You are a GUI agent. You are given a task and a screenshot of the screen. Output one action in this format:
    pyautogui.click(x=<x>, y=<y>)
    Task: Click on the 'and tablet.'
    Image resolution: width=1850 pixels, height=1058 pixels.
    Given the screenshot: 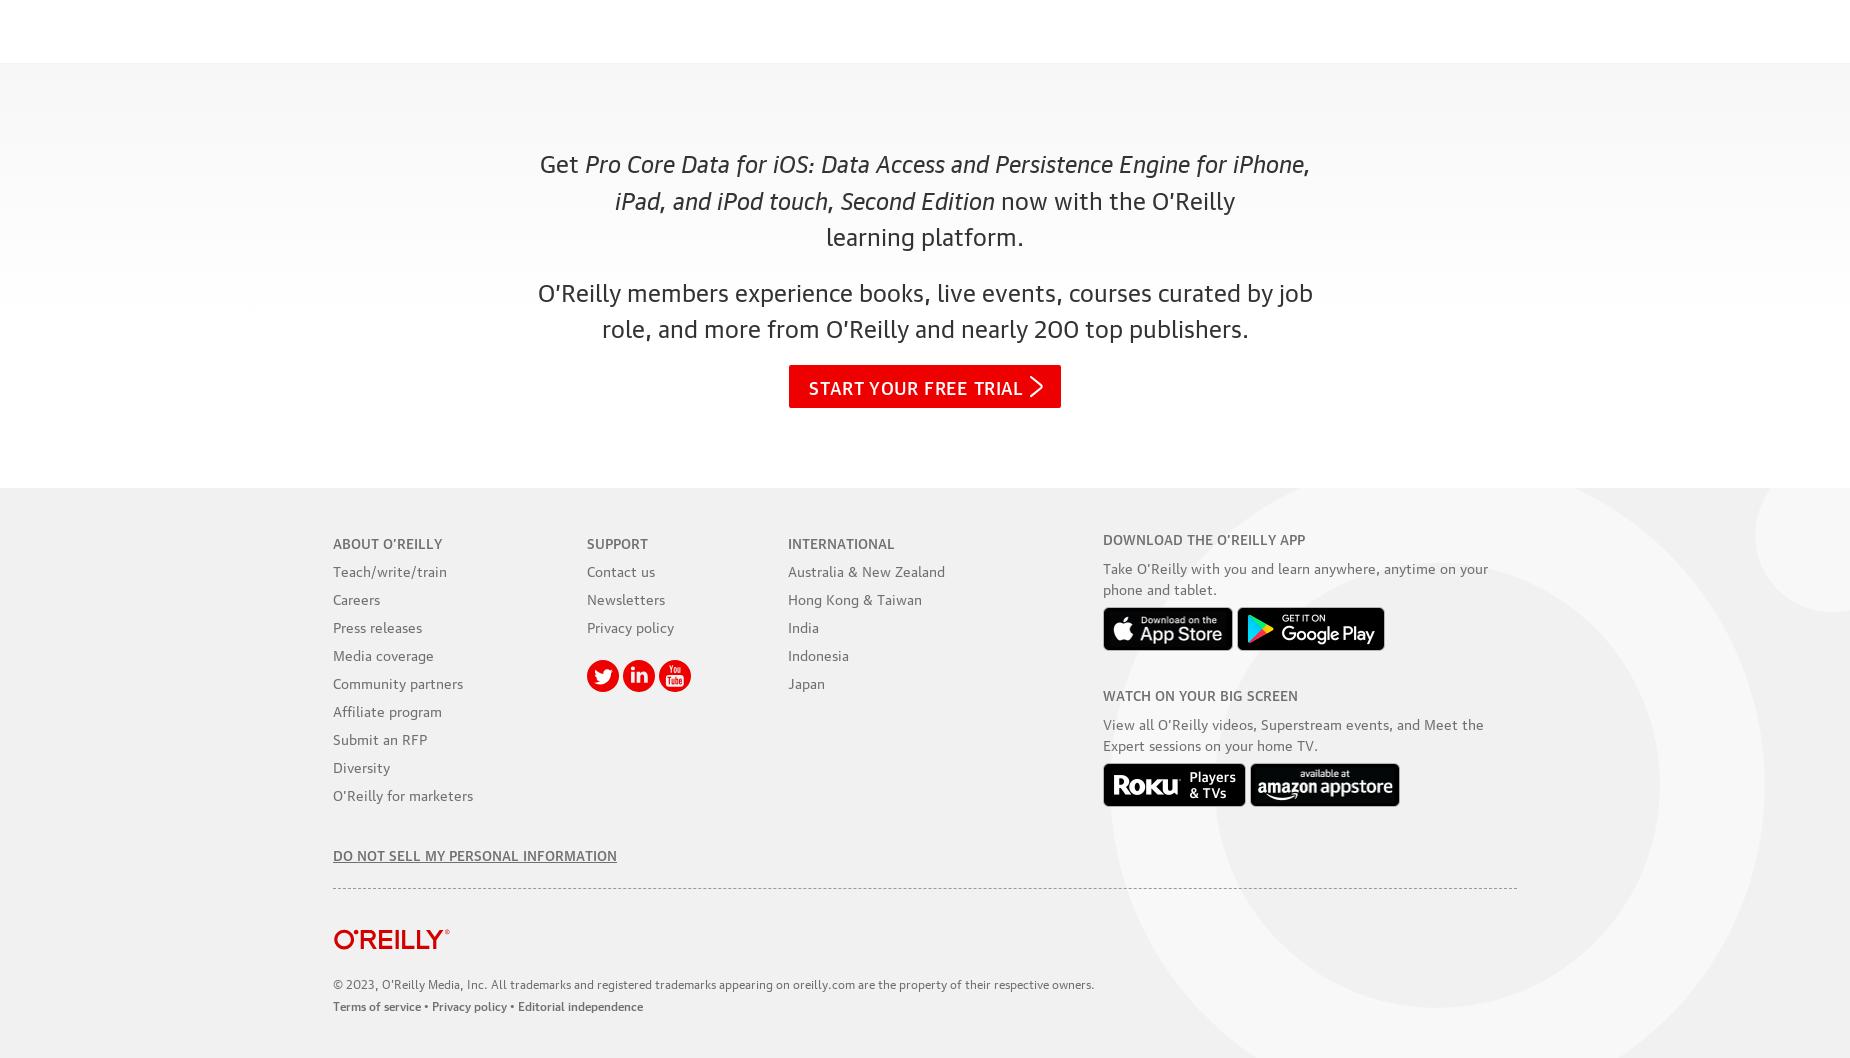 What is the action you would take?
    pyautogui.click(x=1180, y=588)
    